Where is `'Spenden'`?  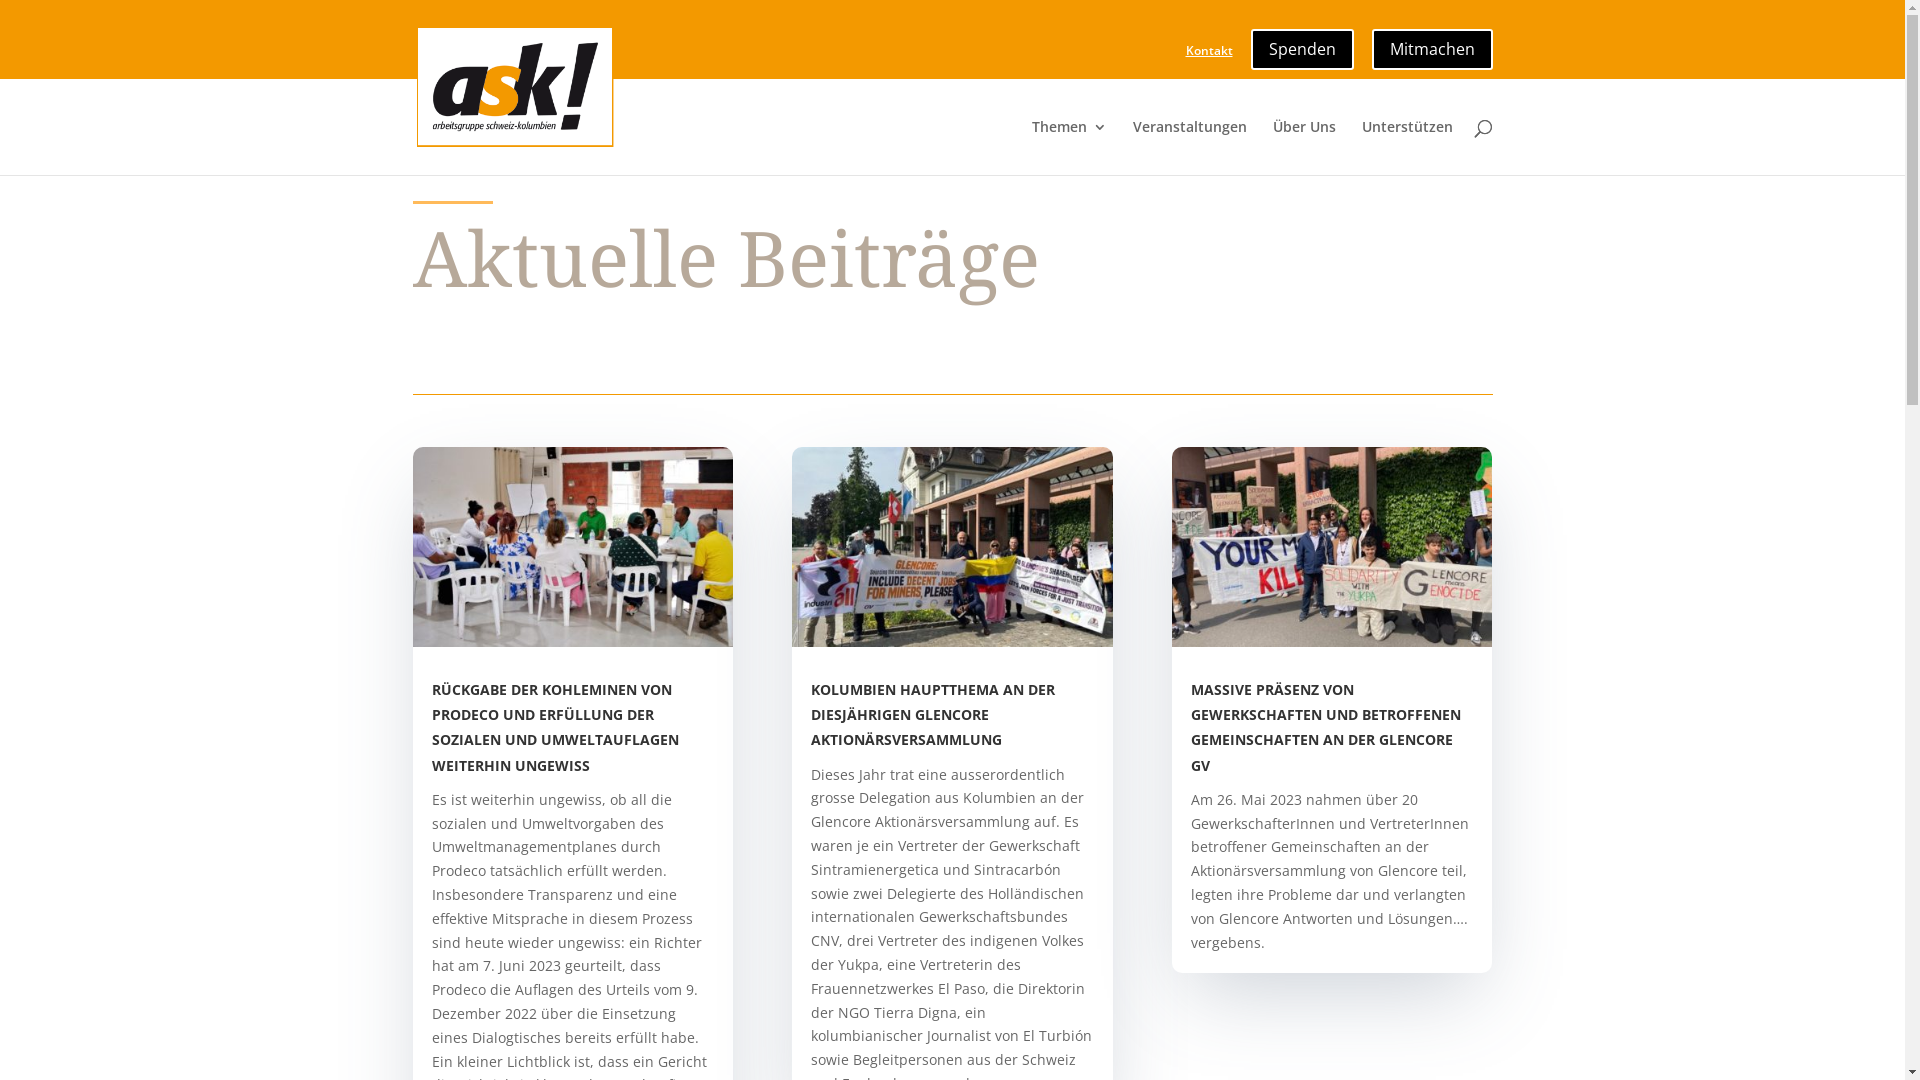
'Spenden' is located at coordinates (1248, 43).